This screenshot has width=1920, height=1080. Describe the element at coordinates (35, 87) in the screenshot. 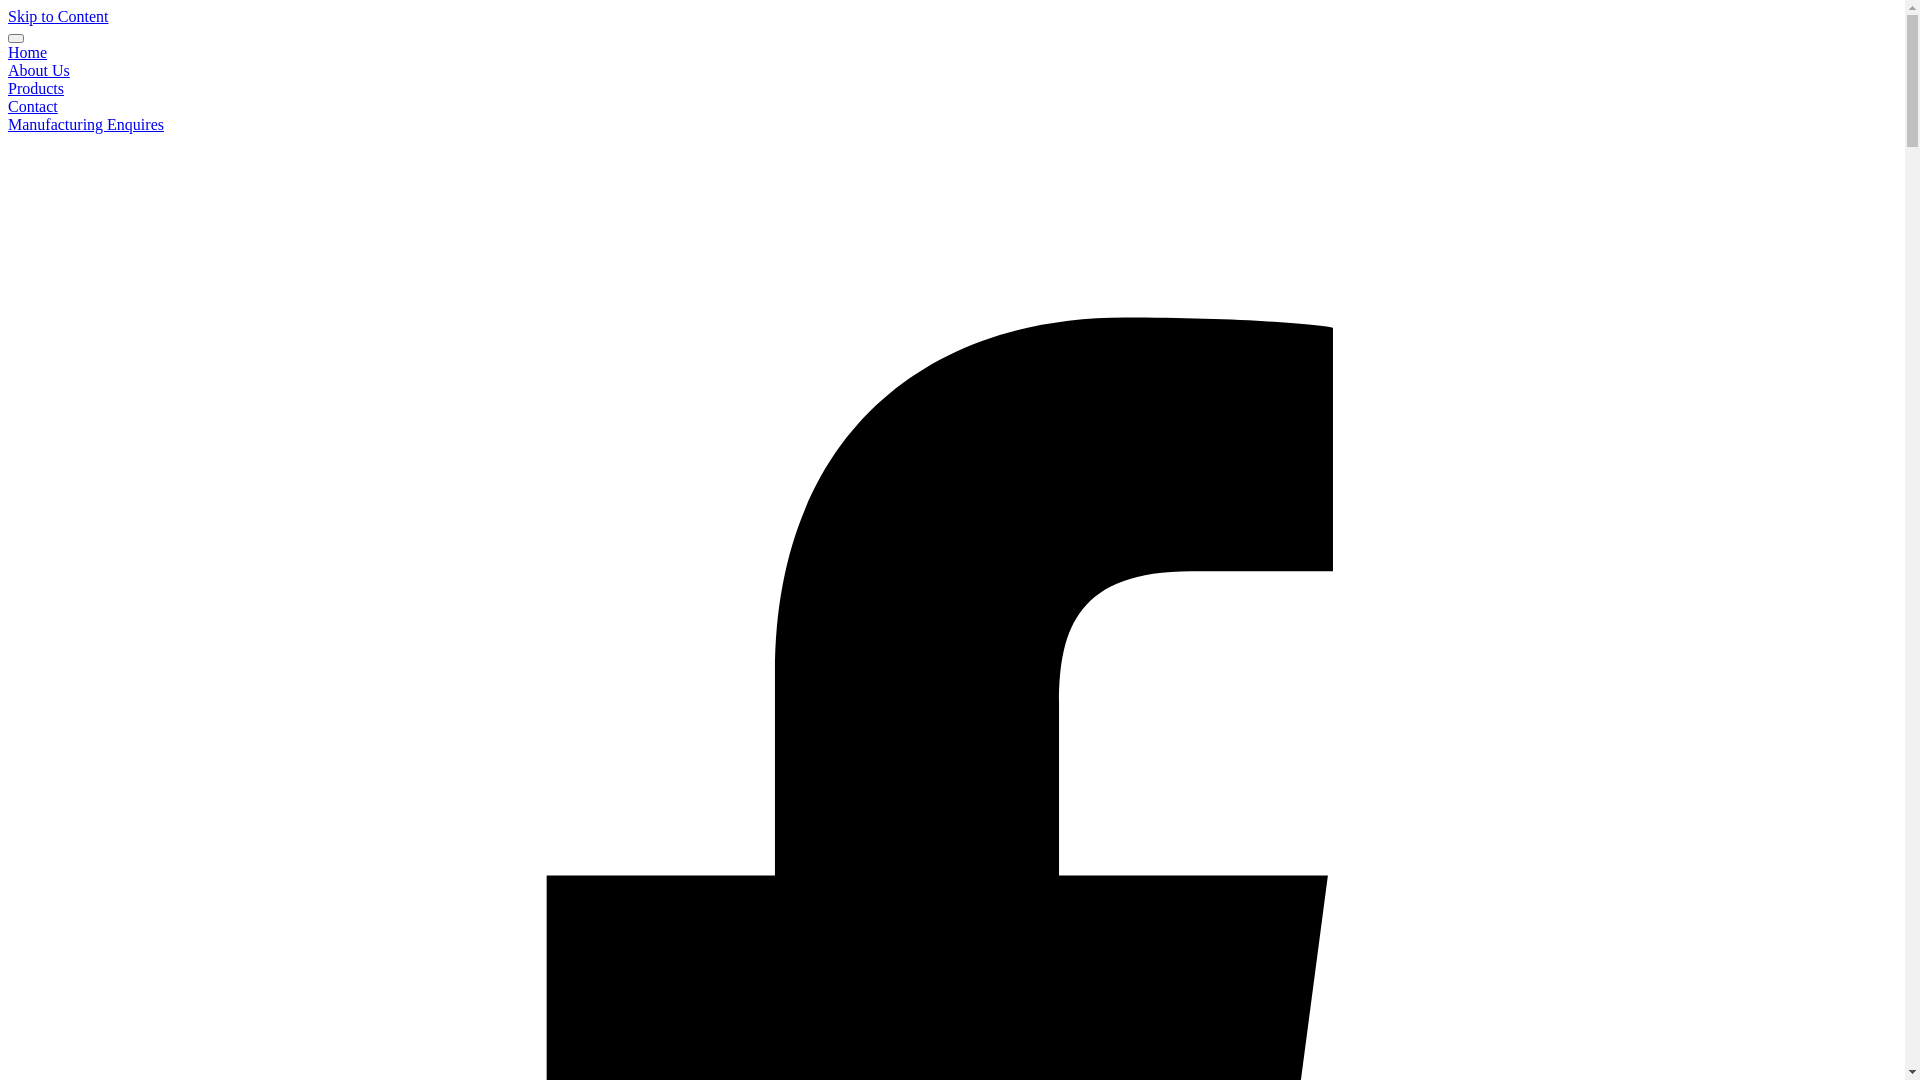

I see `'Products'` at that location.